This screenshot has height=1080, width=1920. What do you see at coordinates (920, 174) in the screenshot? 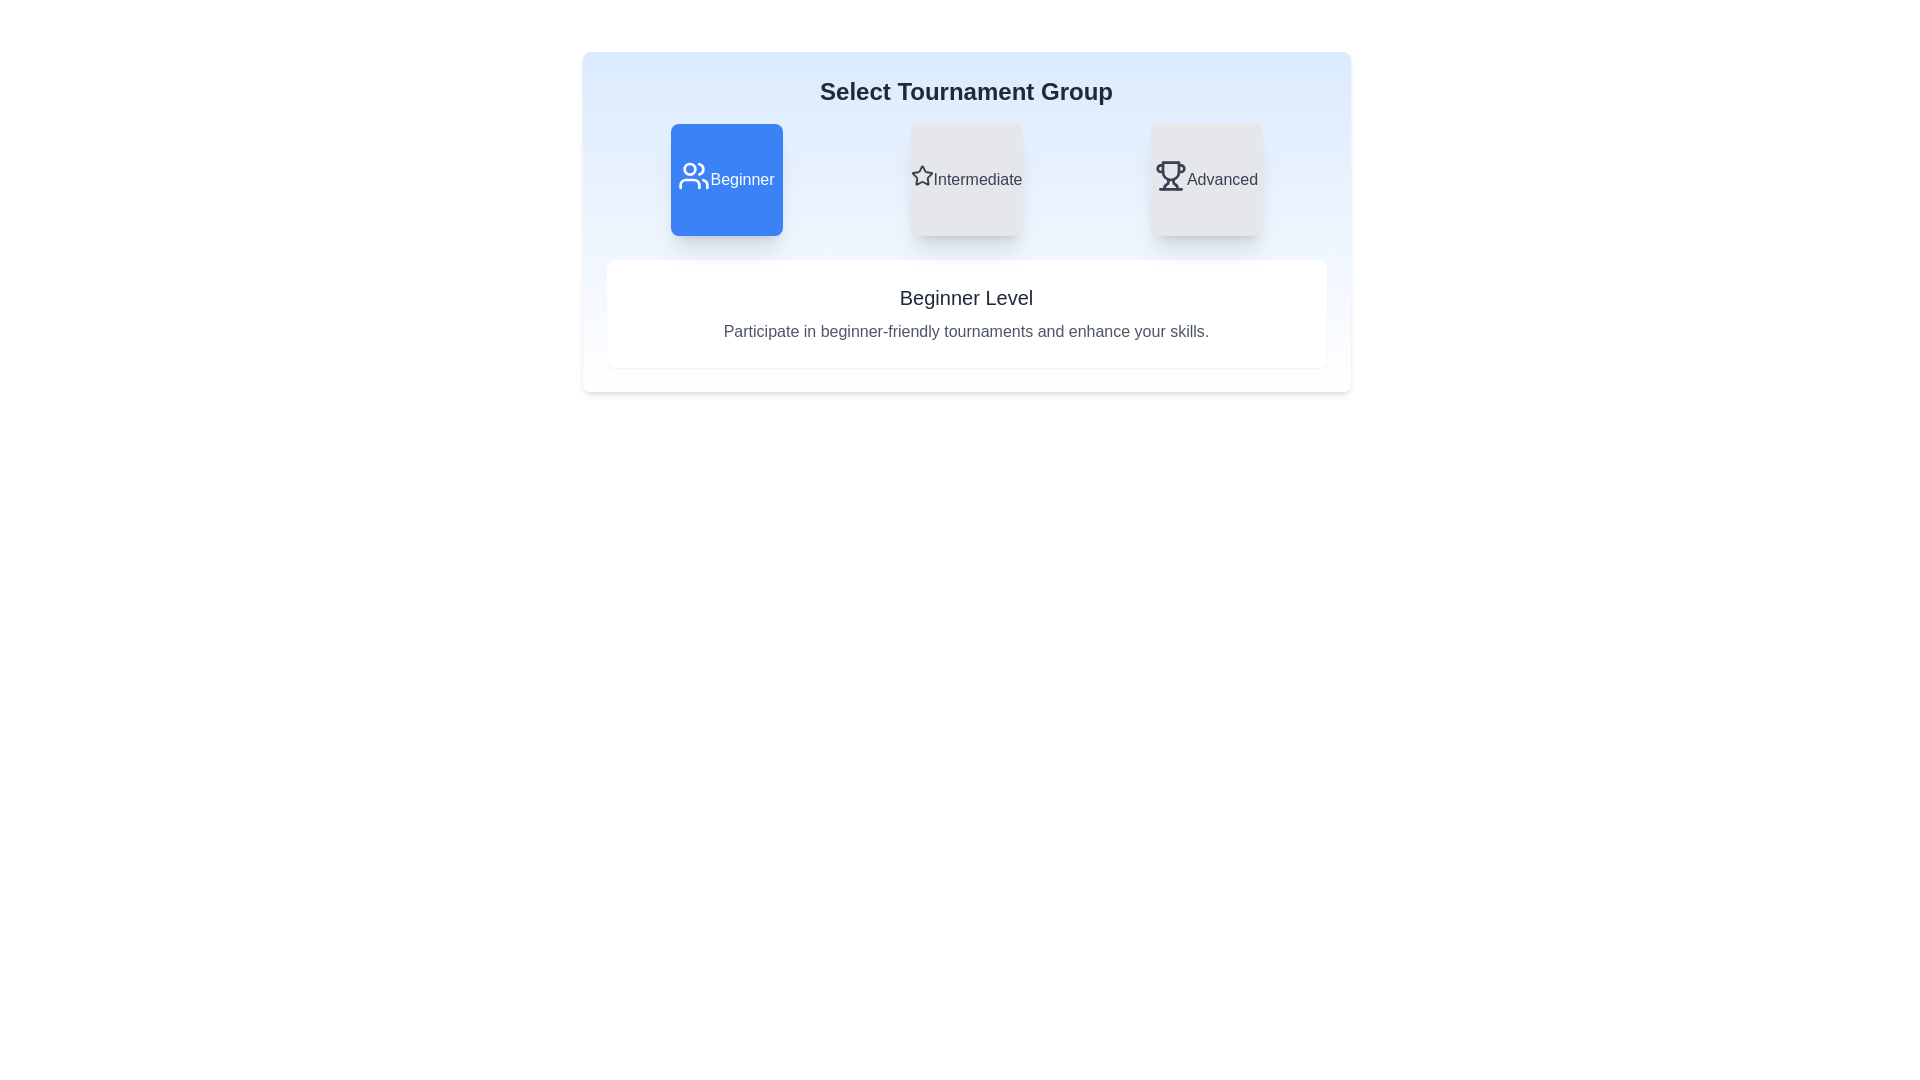
I see `the star icon associated with the 'Intermediate' tournament group, which is located within the second card of three tournament level cards` at bounding box center [920, 174].